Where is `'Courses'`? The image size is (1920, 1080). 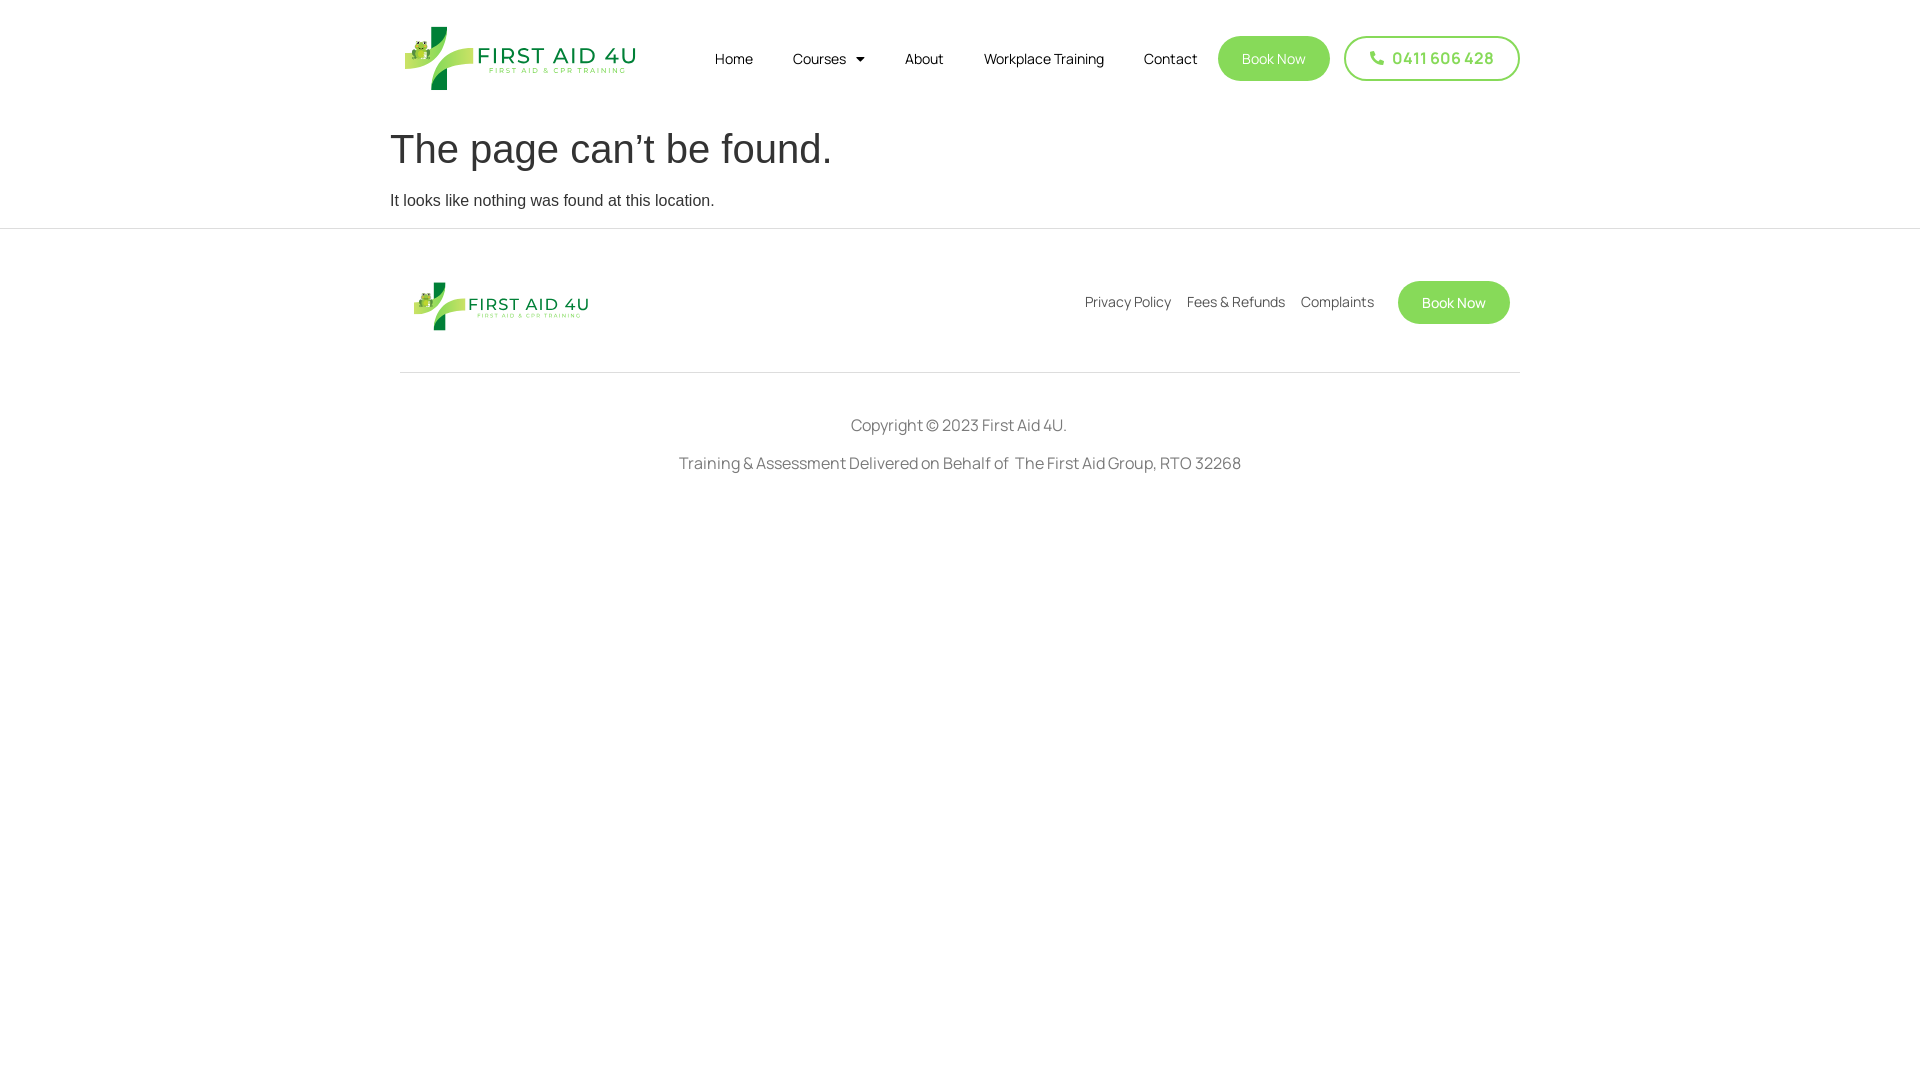 'Courses' is located at coordinates (771, 57).